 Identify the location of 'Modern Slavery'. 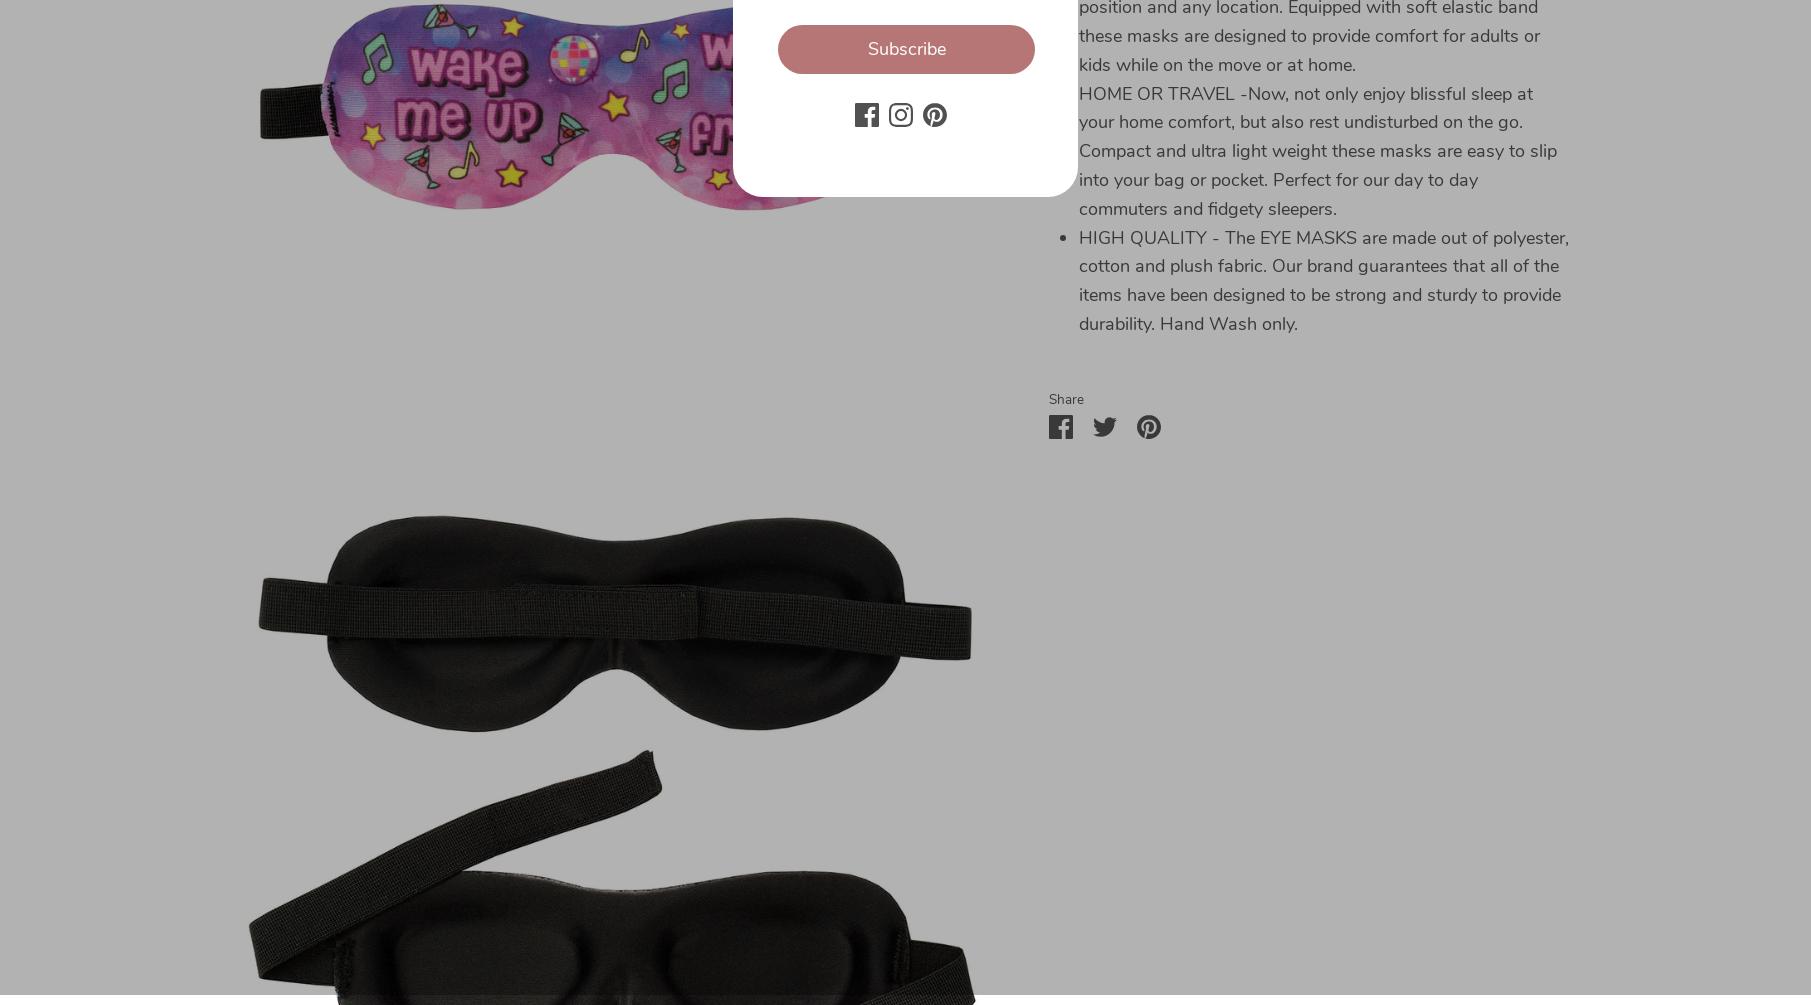
(165, 790).